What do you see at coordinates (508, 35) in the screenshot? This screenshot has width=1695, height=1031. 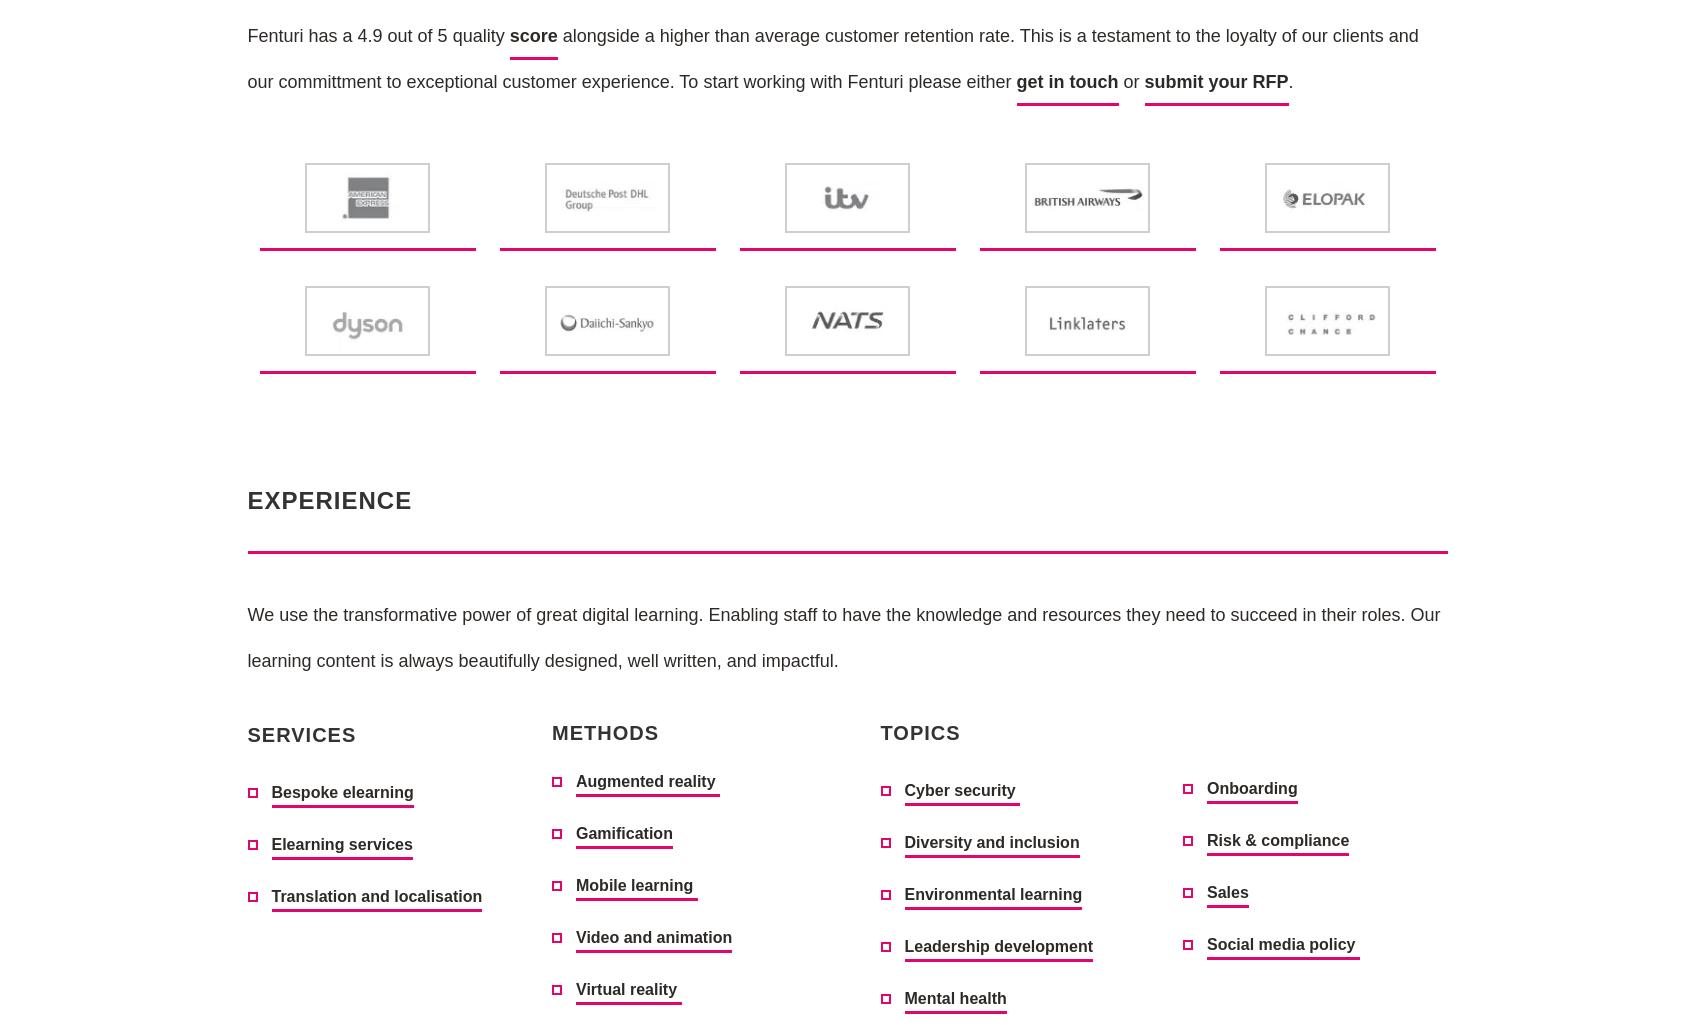 I see `'score'` at bounding box center [508, 35].